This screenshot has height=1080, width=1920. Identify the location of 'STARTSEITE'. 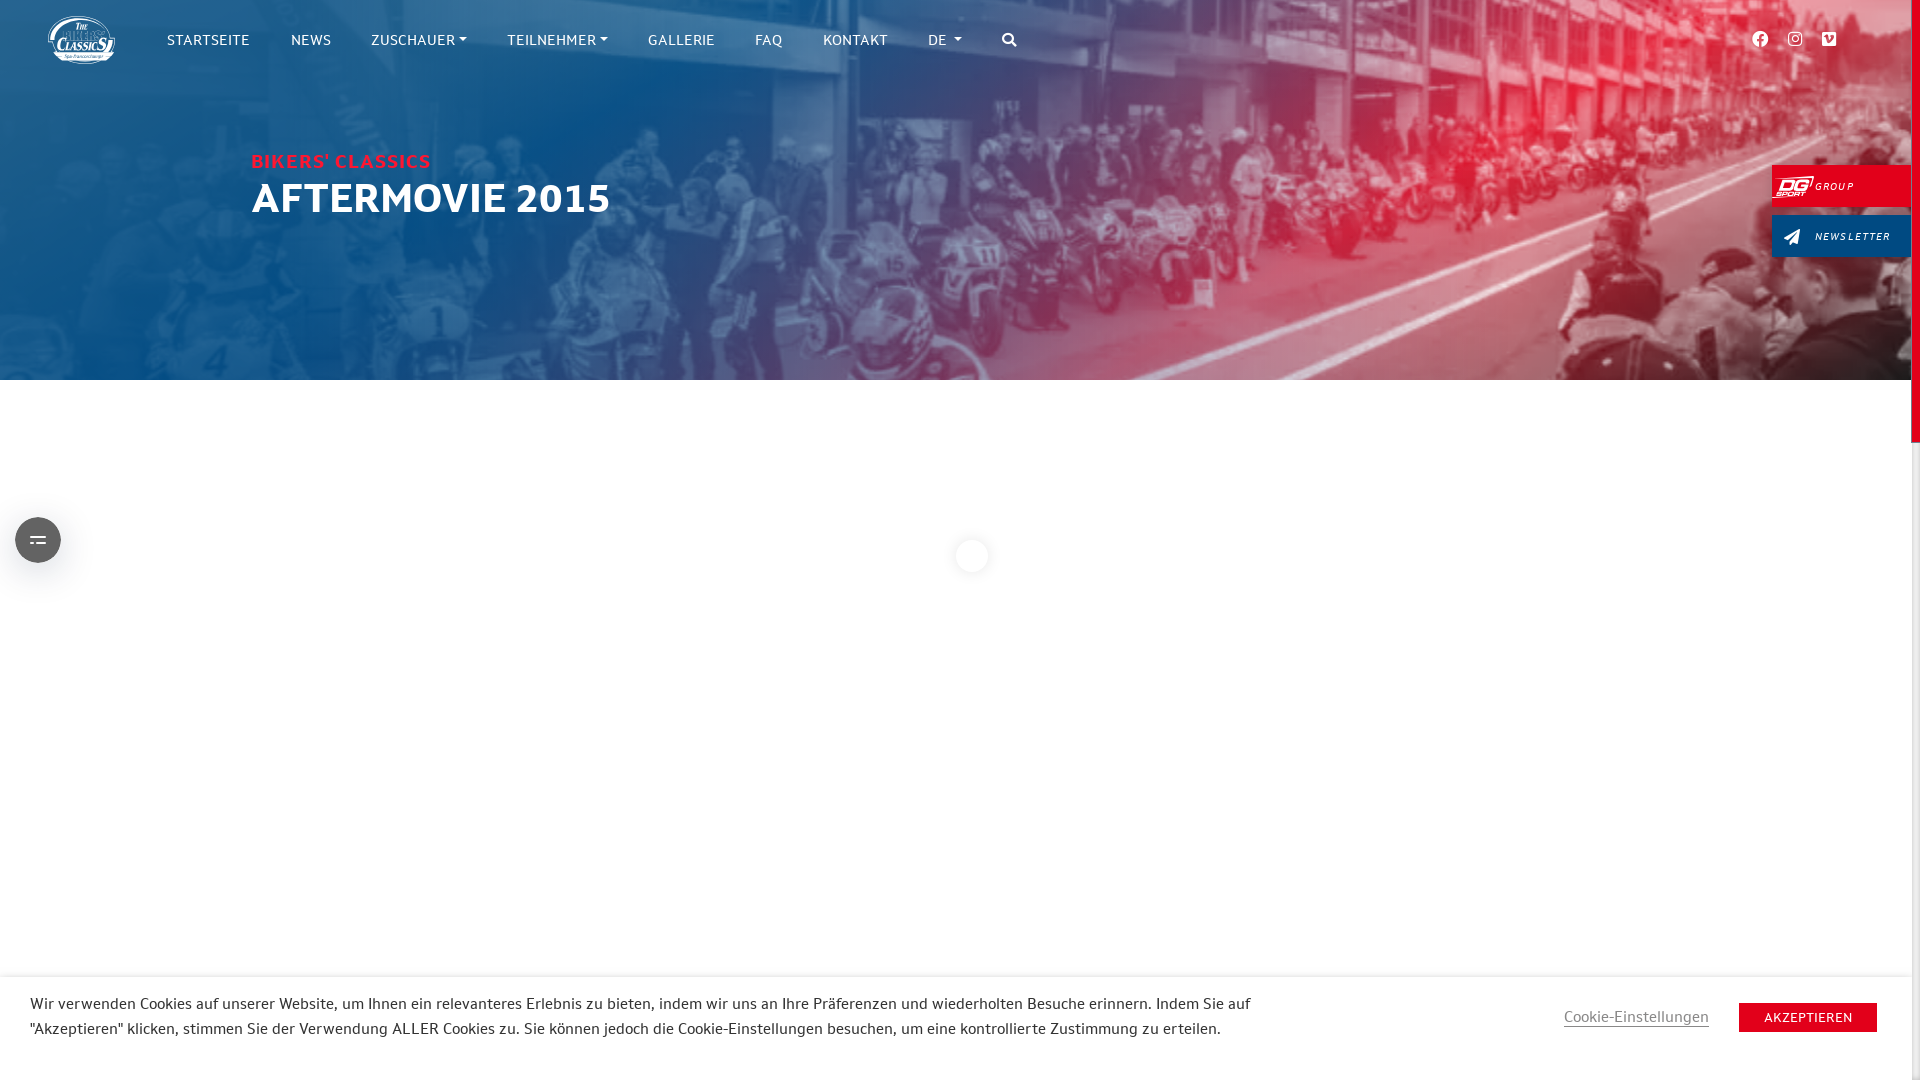
(146, 39).